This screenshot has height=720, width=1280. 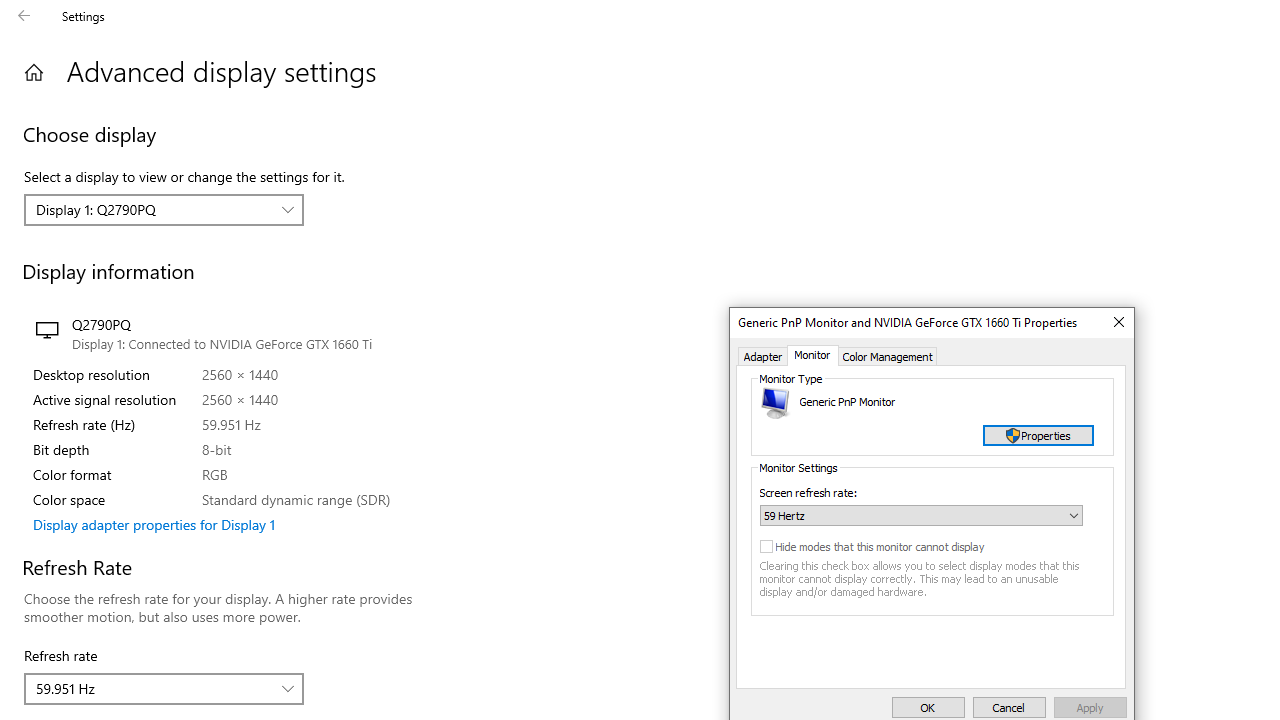 I want to click on 'Apply', so click(x=1089, y=706).